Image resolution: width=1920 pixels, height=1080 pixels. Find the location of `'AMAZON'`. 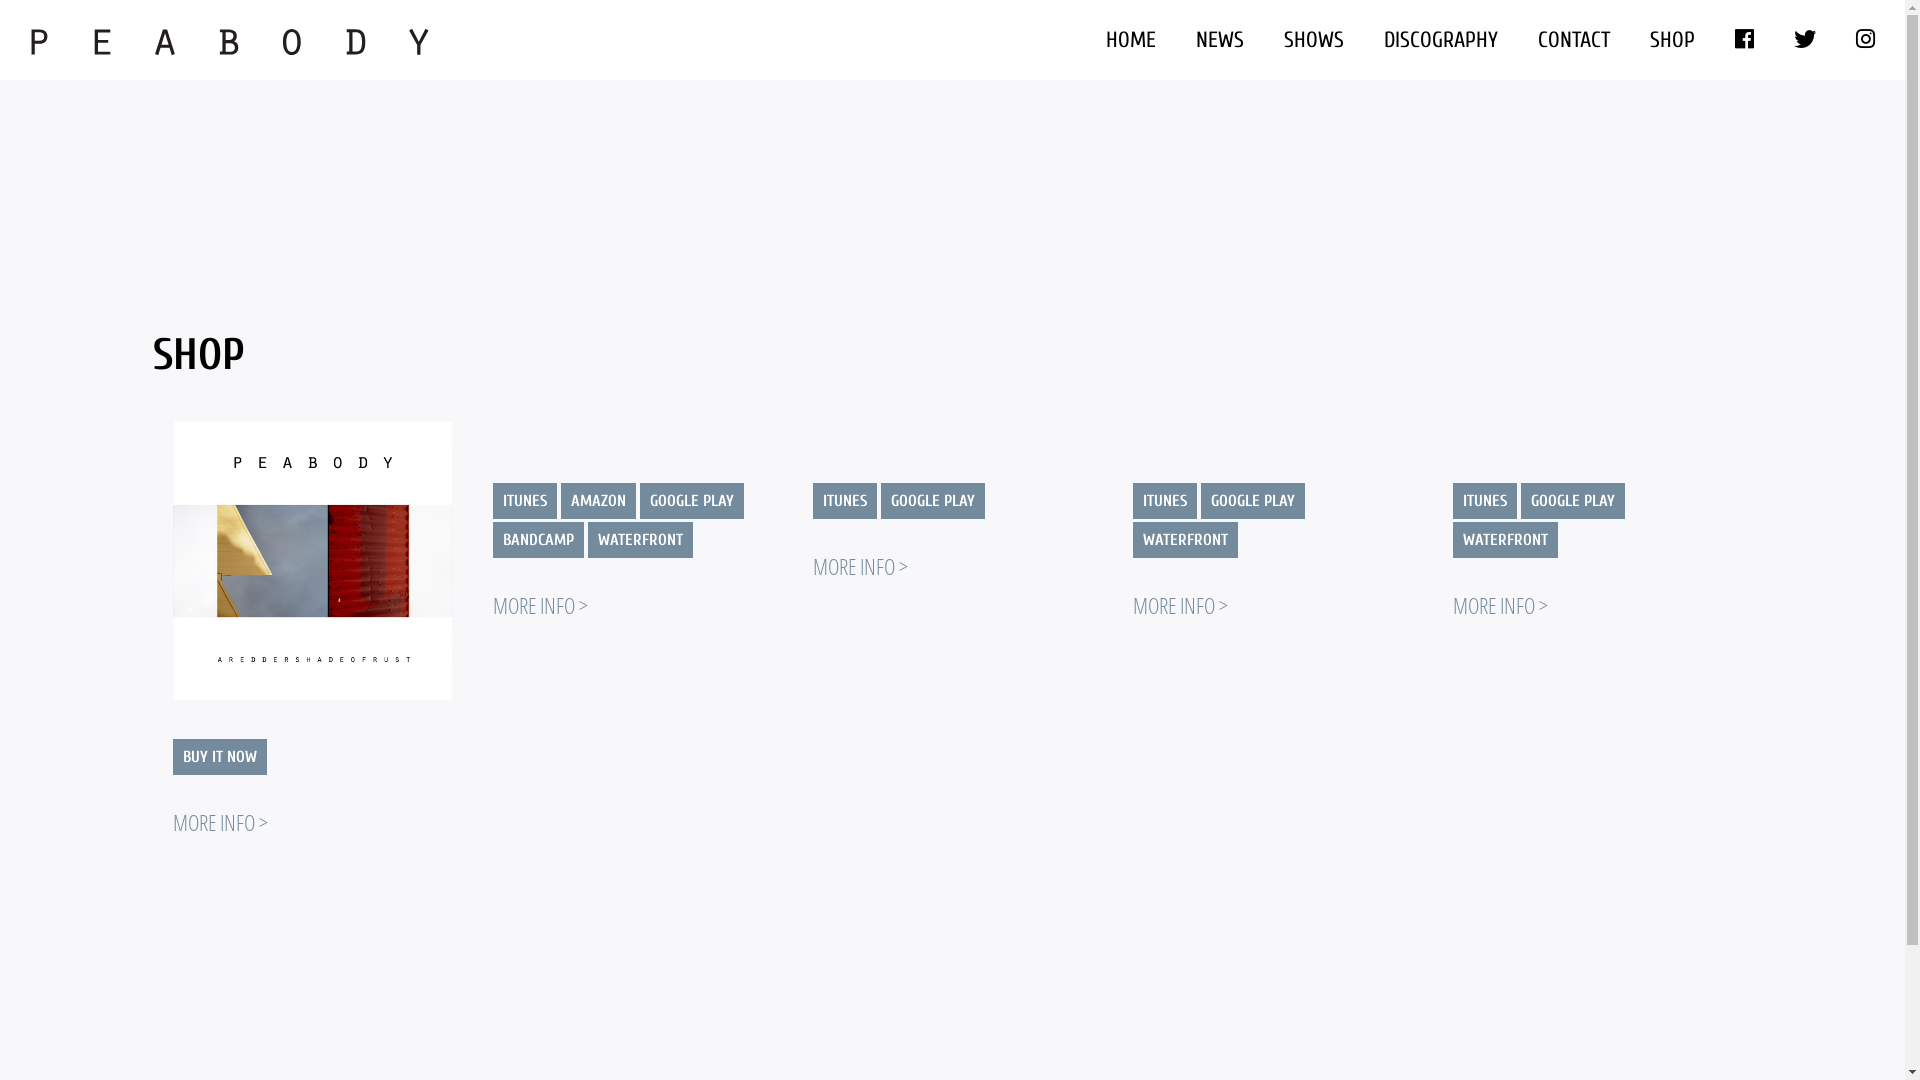

'AMAZON' is located at coordinates (596, 500).